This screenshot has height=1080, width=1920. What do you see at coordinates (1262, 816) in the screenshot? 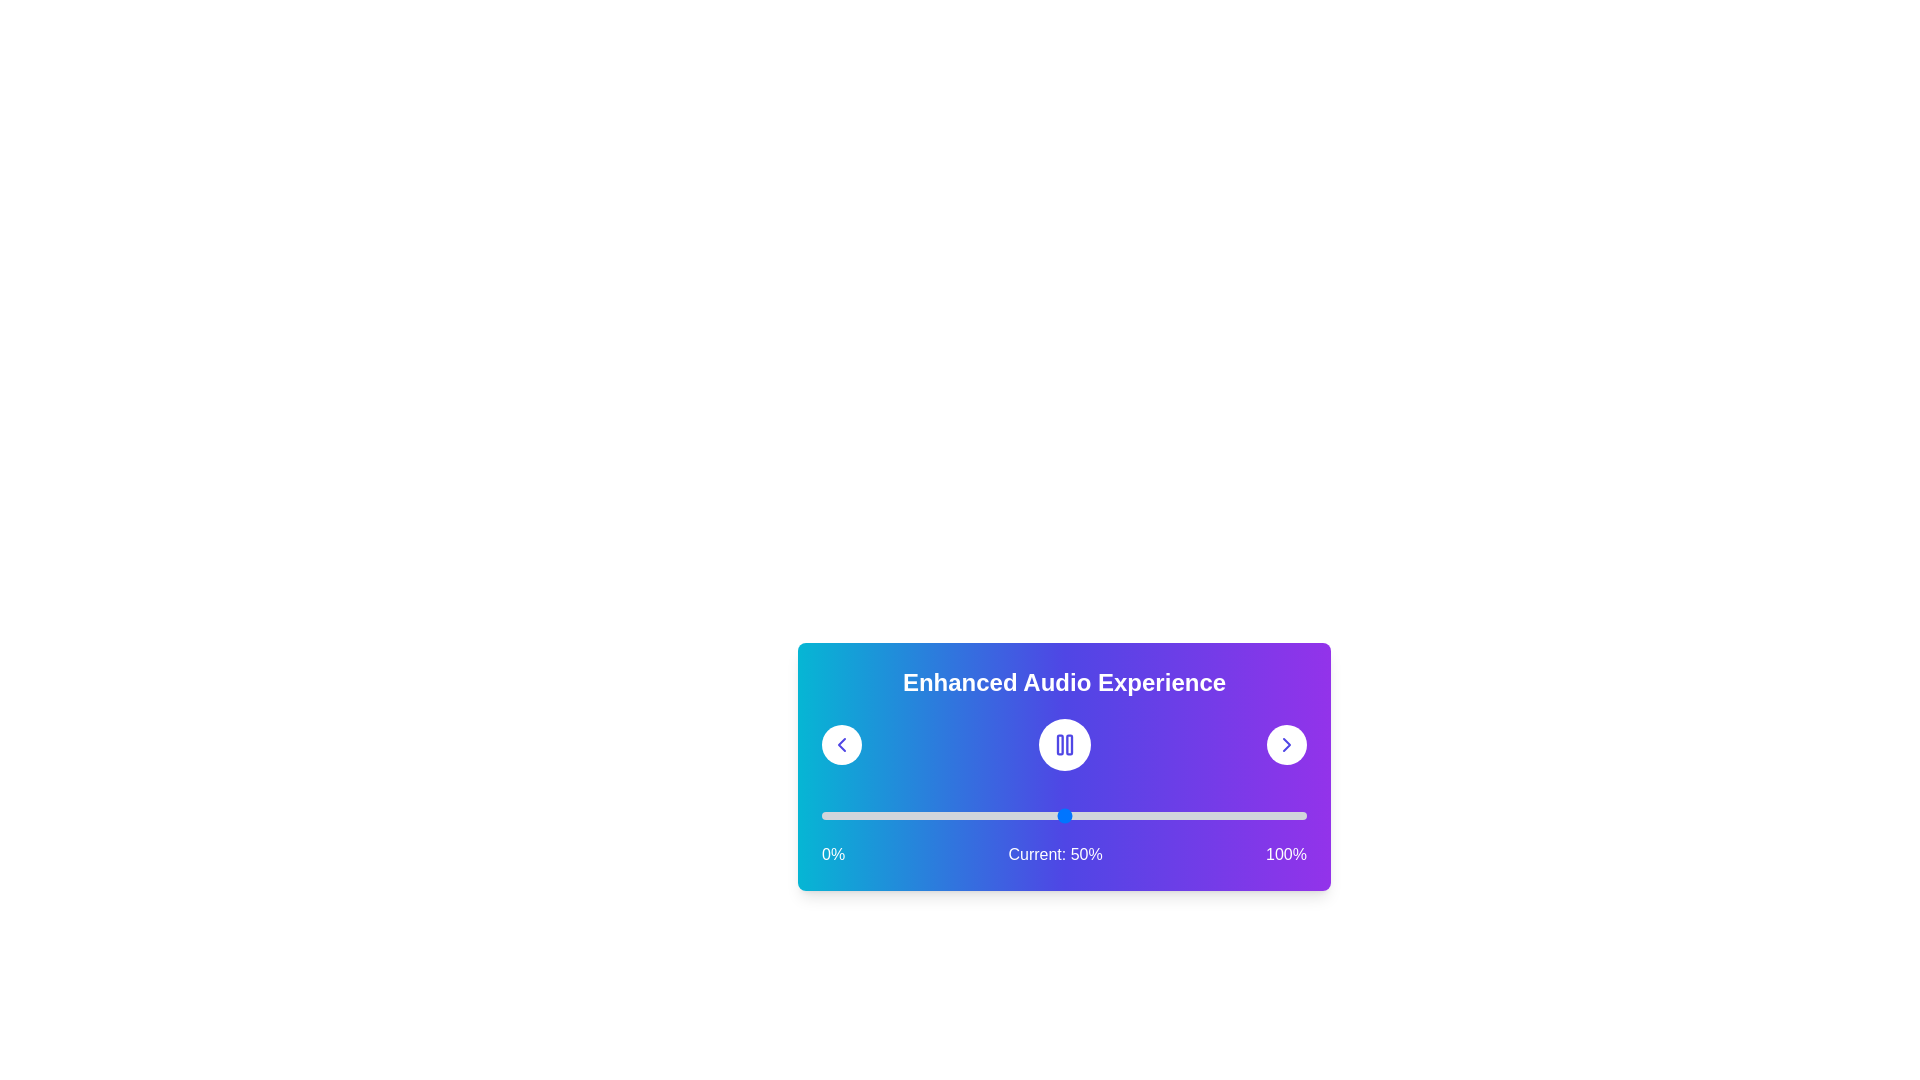
I see `the slider to set the audio position to 91%` at bounding box center [1262, 816].